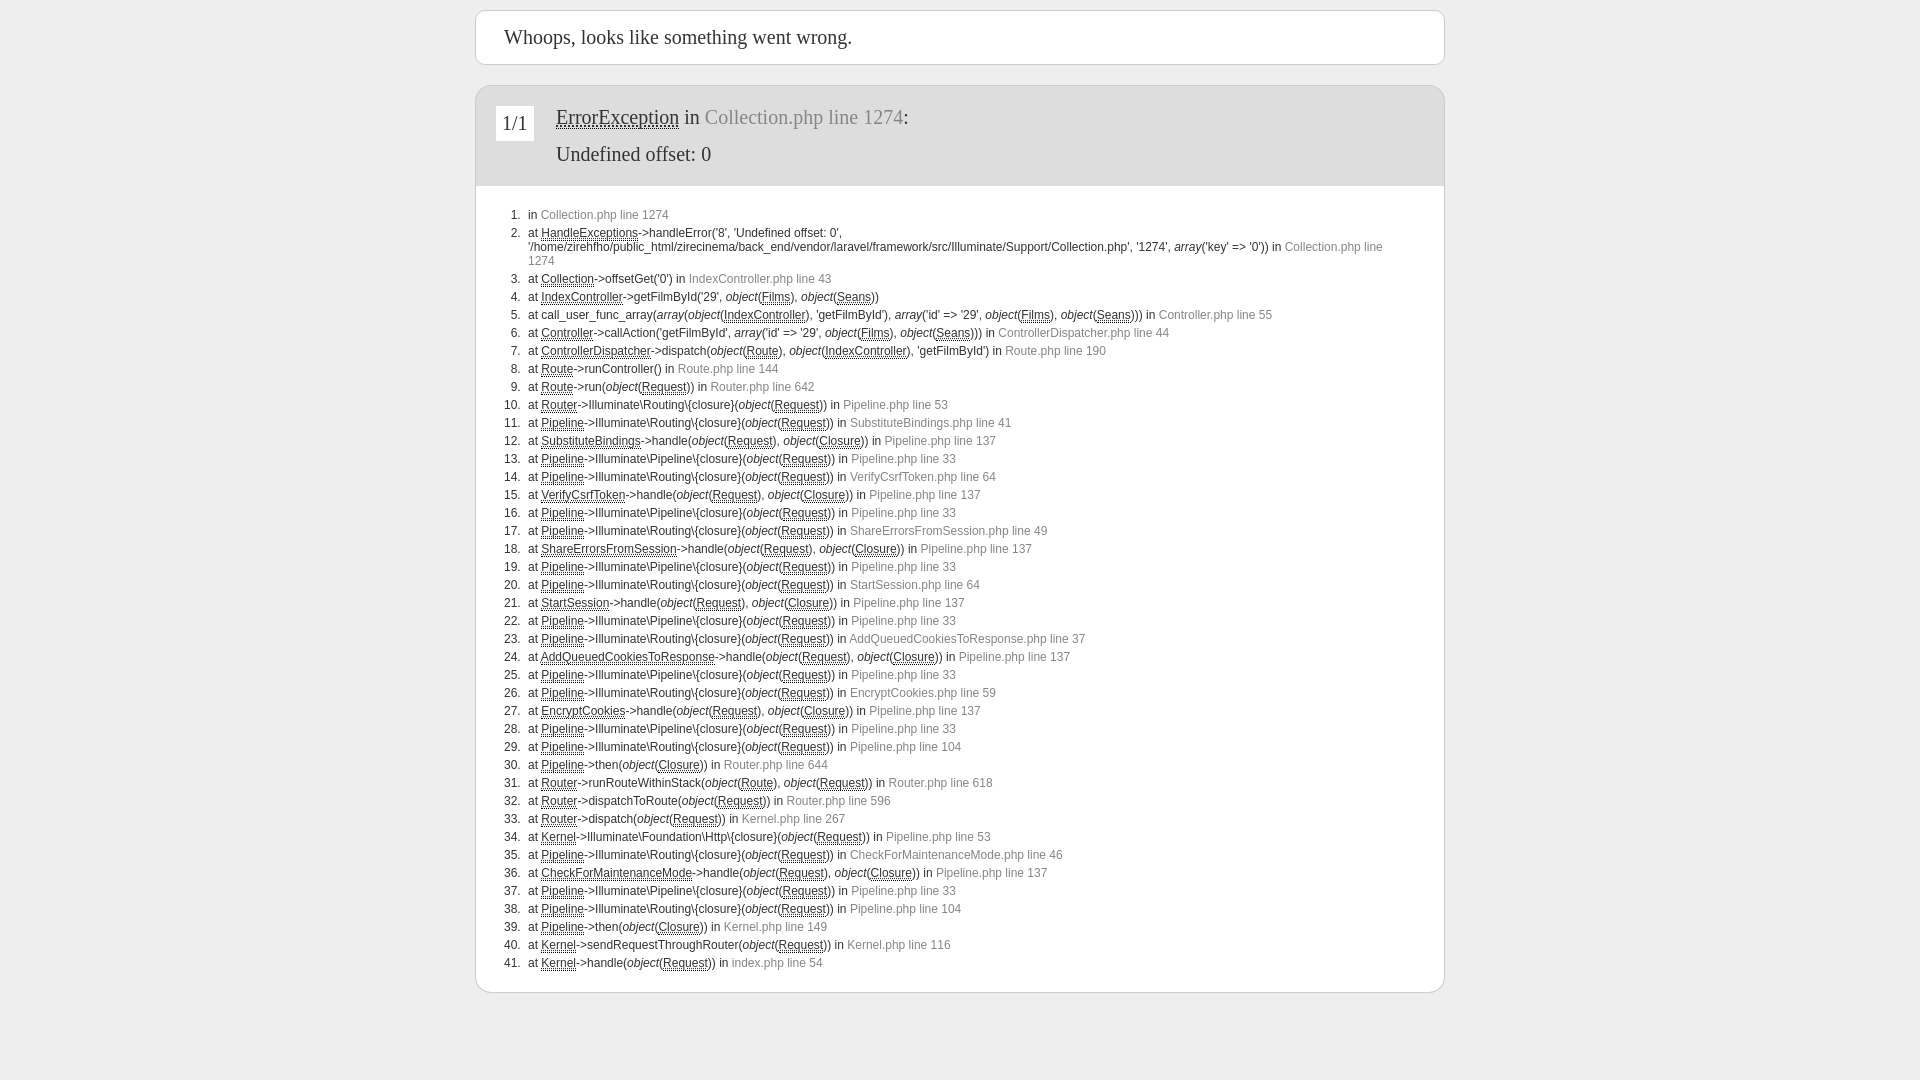 Image resolution: width=1920 pixels, height=1080 pixels. What do you see at coordinates (849, 477) in the screenshot?
I see `'VerifyCsrfToken.php line 64'` at bounding box center [849, 477].